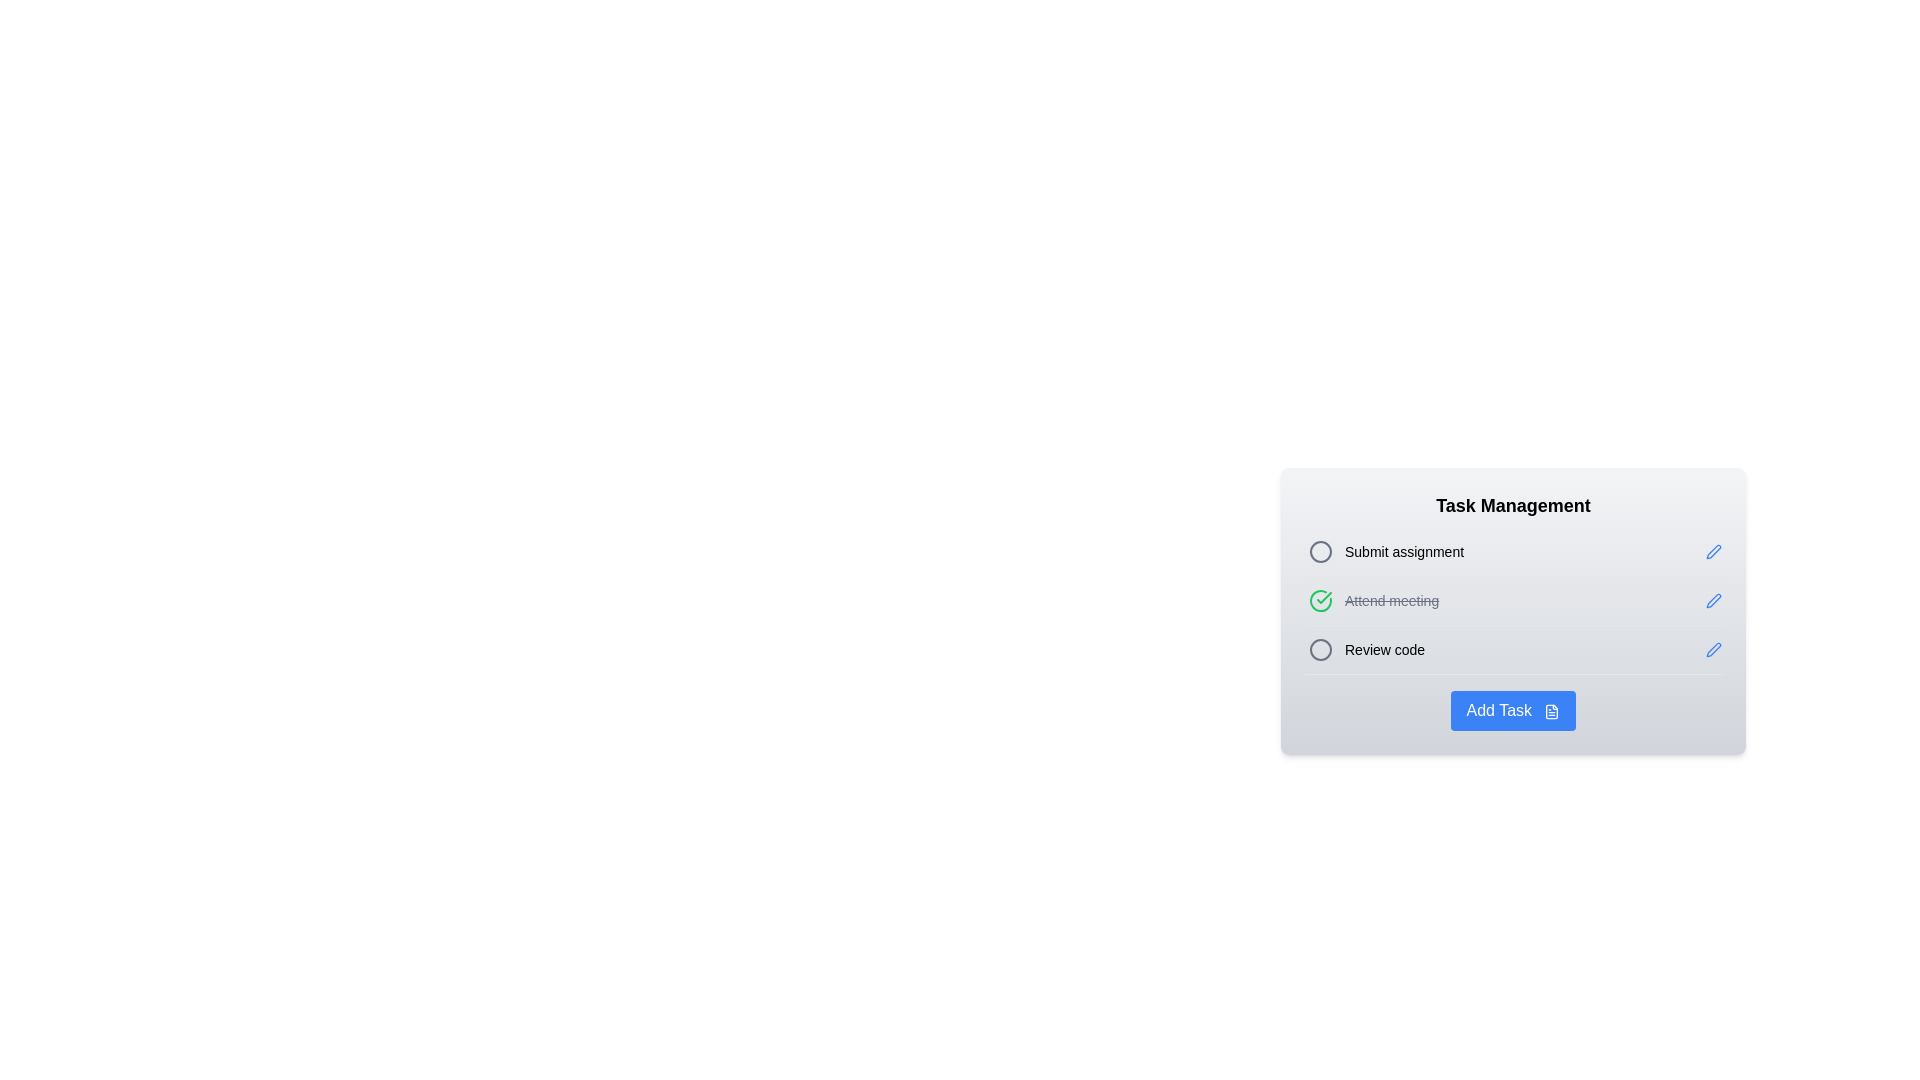 The width and height of the screenshot is (1920, 1080). Describe the element at coordinates (1384, 650) in the screenshot. I see `the 'Review code' text label element, which is the third item in a vertical list within the task management section, aligned horizontally with a circle icon on the left and an edit icon on the right` at that location.